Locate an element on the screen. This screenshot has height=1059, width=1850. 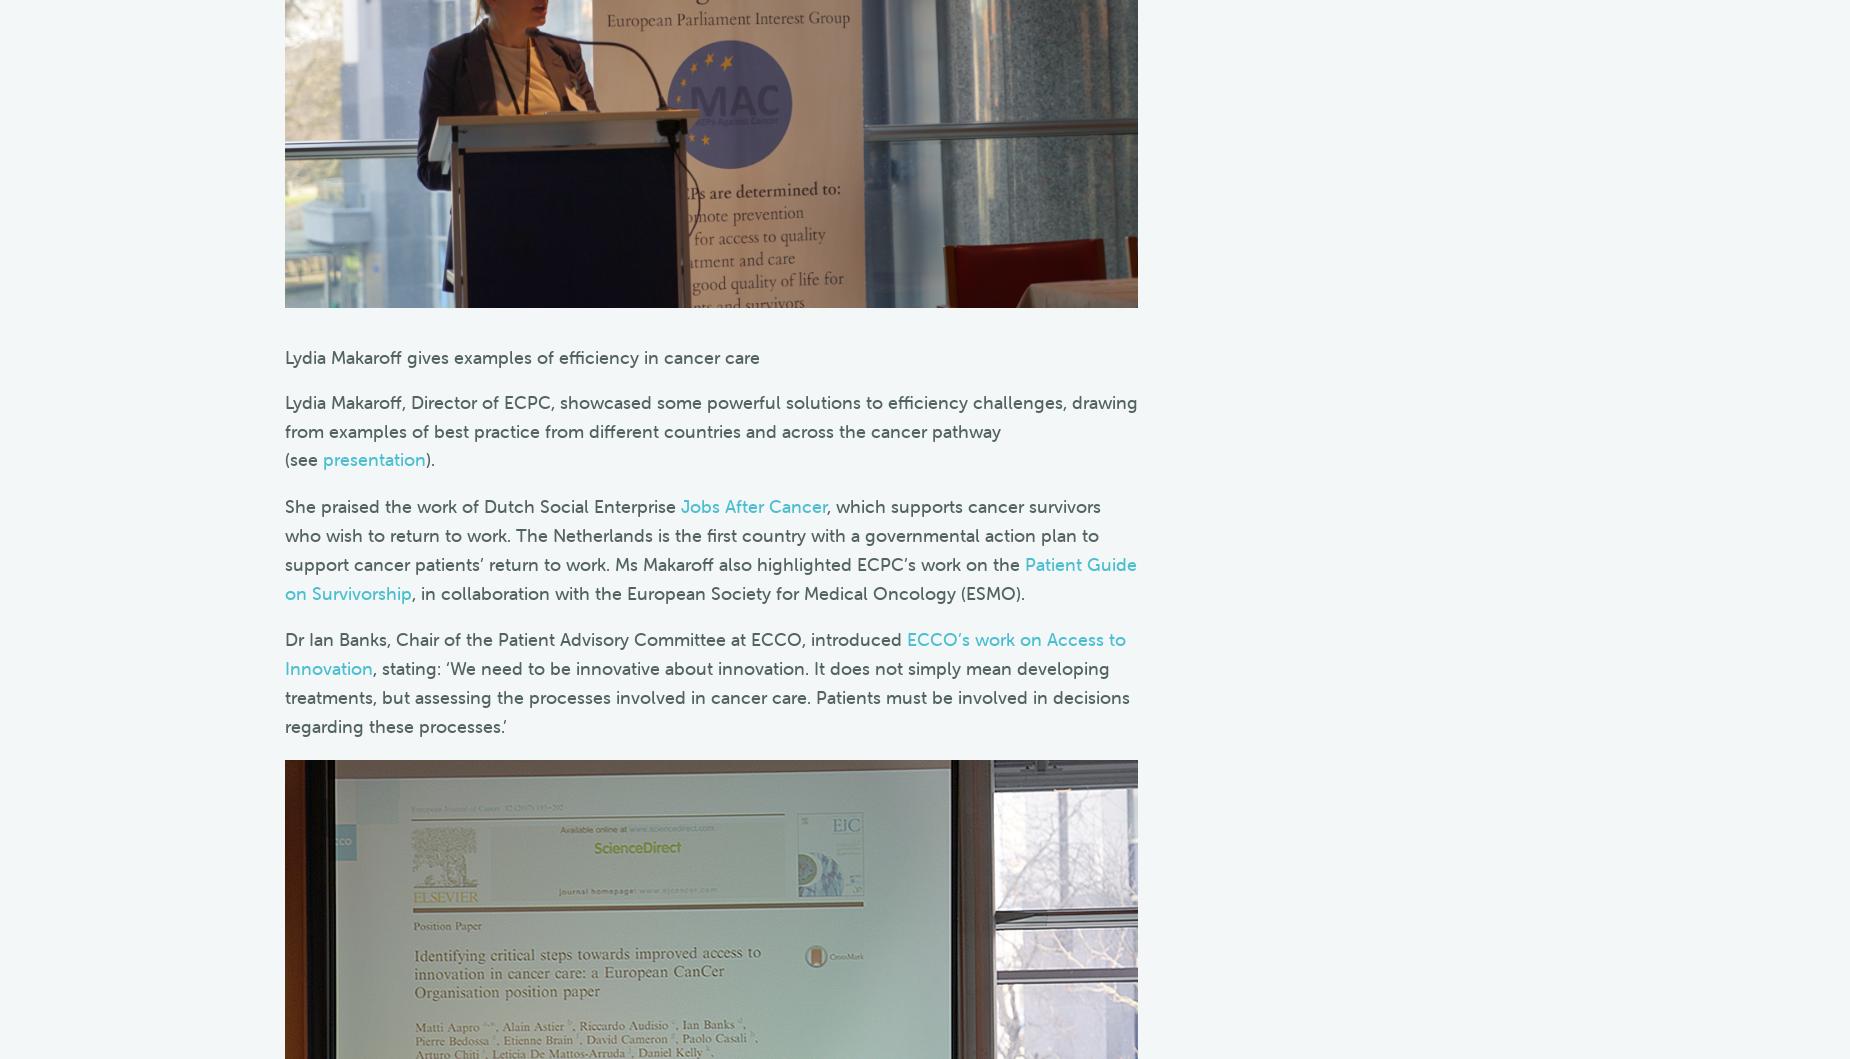
'She praised the work of Dutch Social Enterprise' is located at coordinates (481, 506).